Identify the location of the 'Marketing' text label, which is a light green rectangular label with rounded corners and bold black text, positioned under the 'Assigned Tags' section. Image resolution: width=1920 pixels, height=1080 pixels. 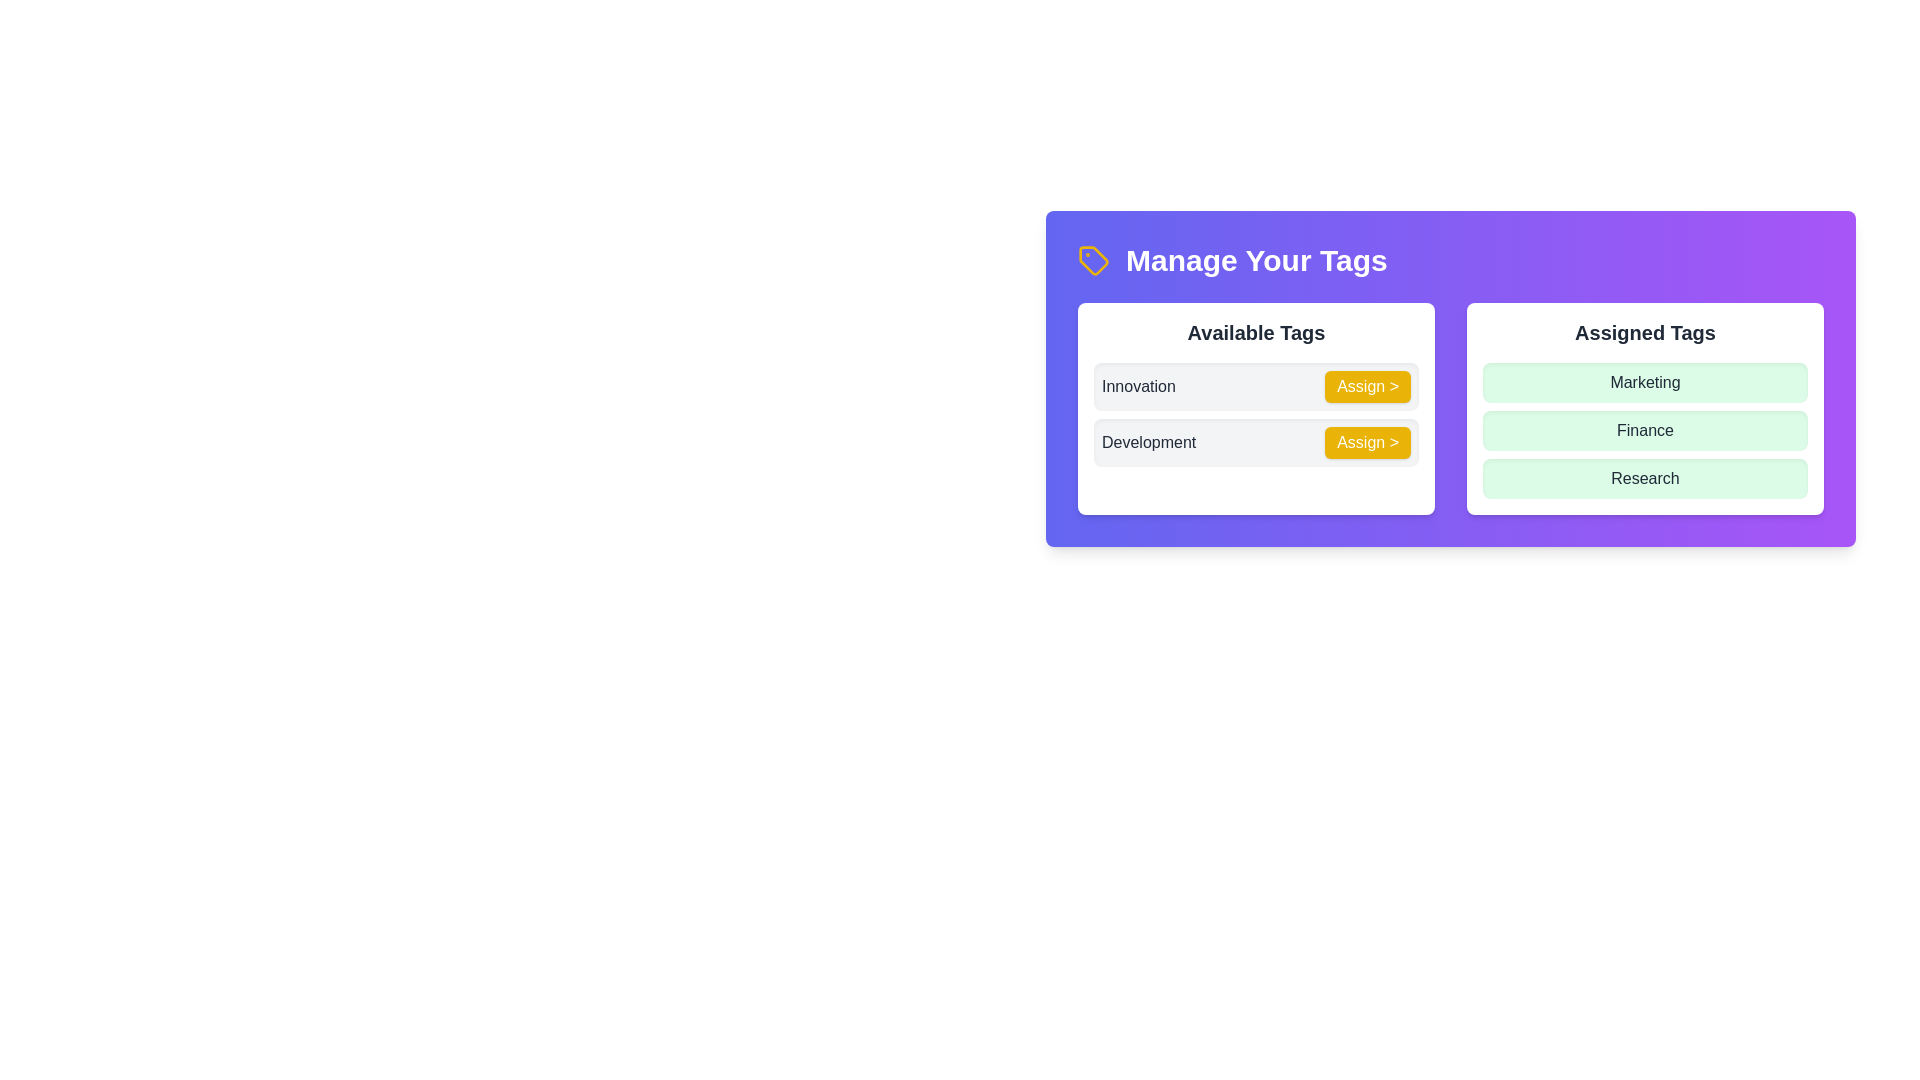
(1645, 382).